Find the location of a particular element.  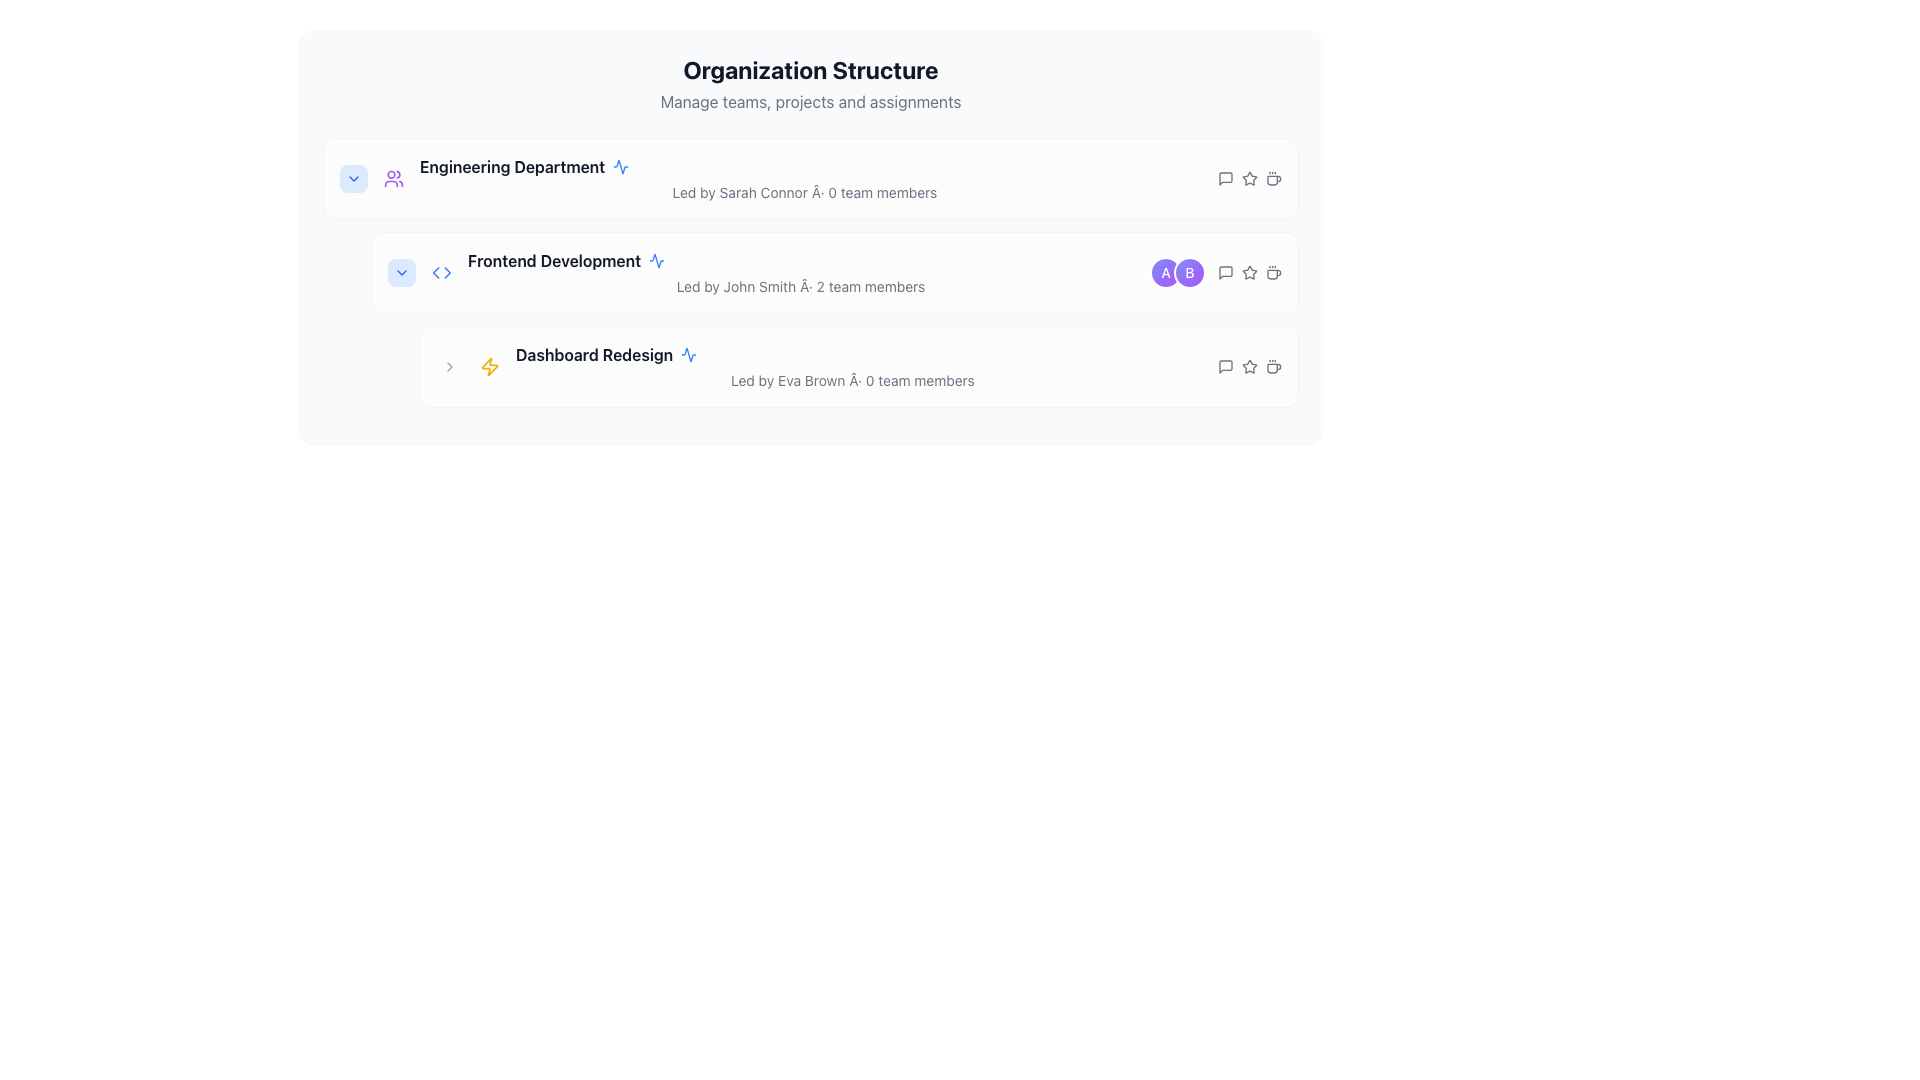

the small, rounded square button with a light blue background and a darker blue chevron-down icon is located at coordinates (401, 273).